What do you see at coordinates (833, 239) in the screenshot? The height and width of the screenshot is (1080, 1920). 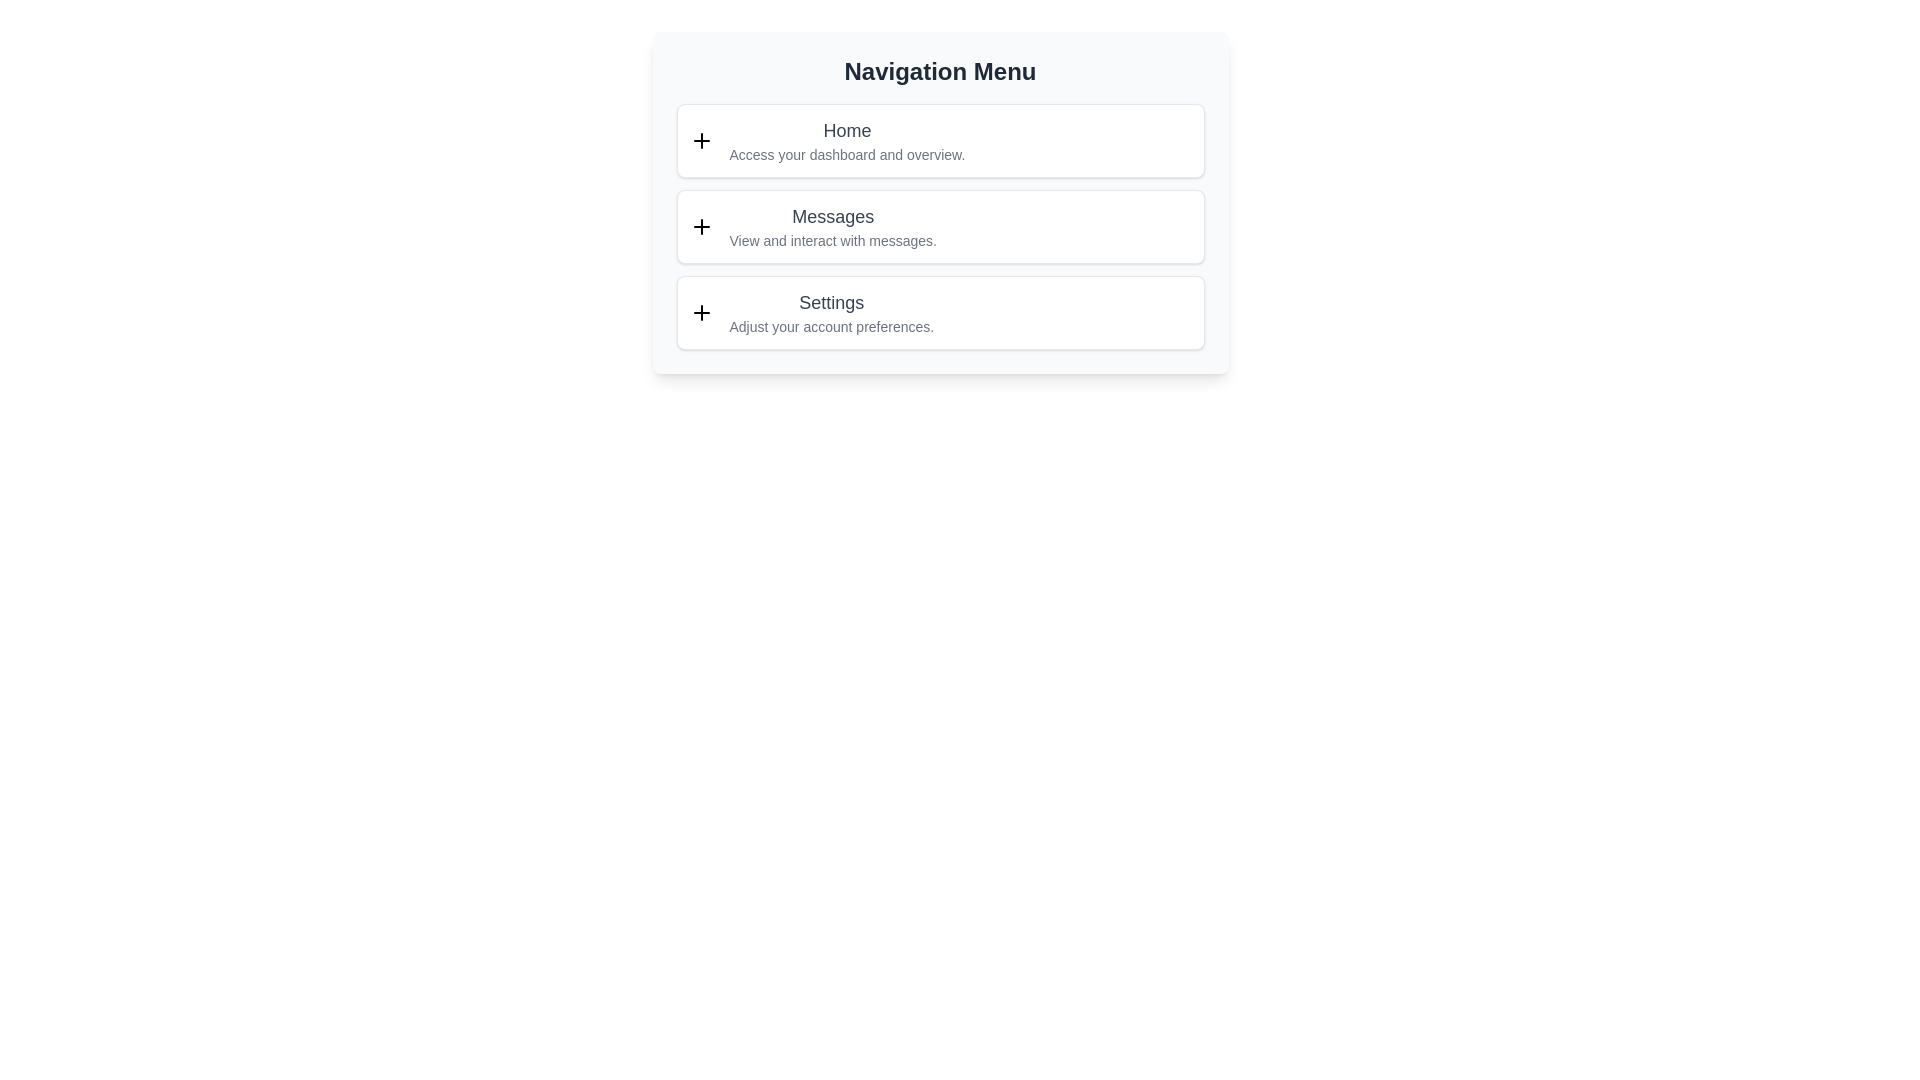 I see `the static text label that provides additional context about the 'Messages' section in the navigation menu, located beneath the 'Messages' text` at bounding box center [833, 239].